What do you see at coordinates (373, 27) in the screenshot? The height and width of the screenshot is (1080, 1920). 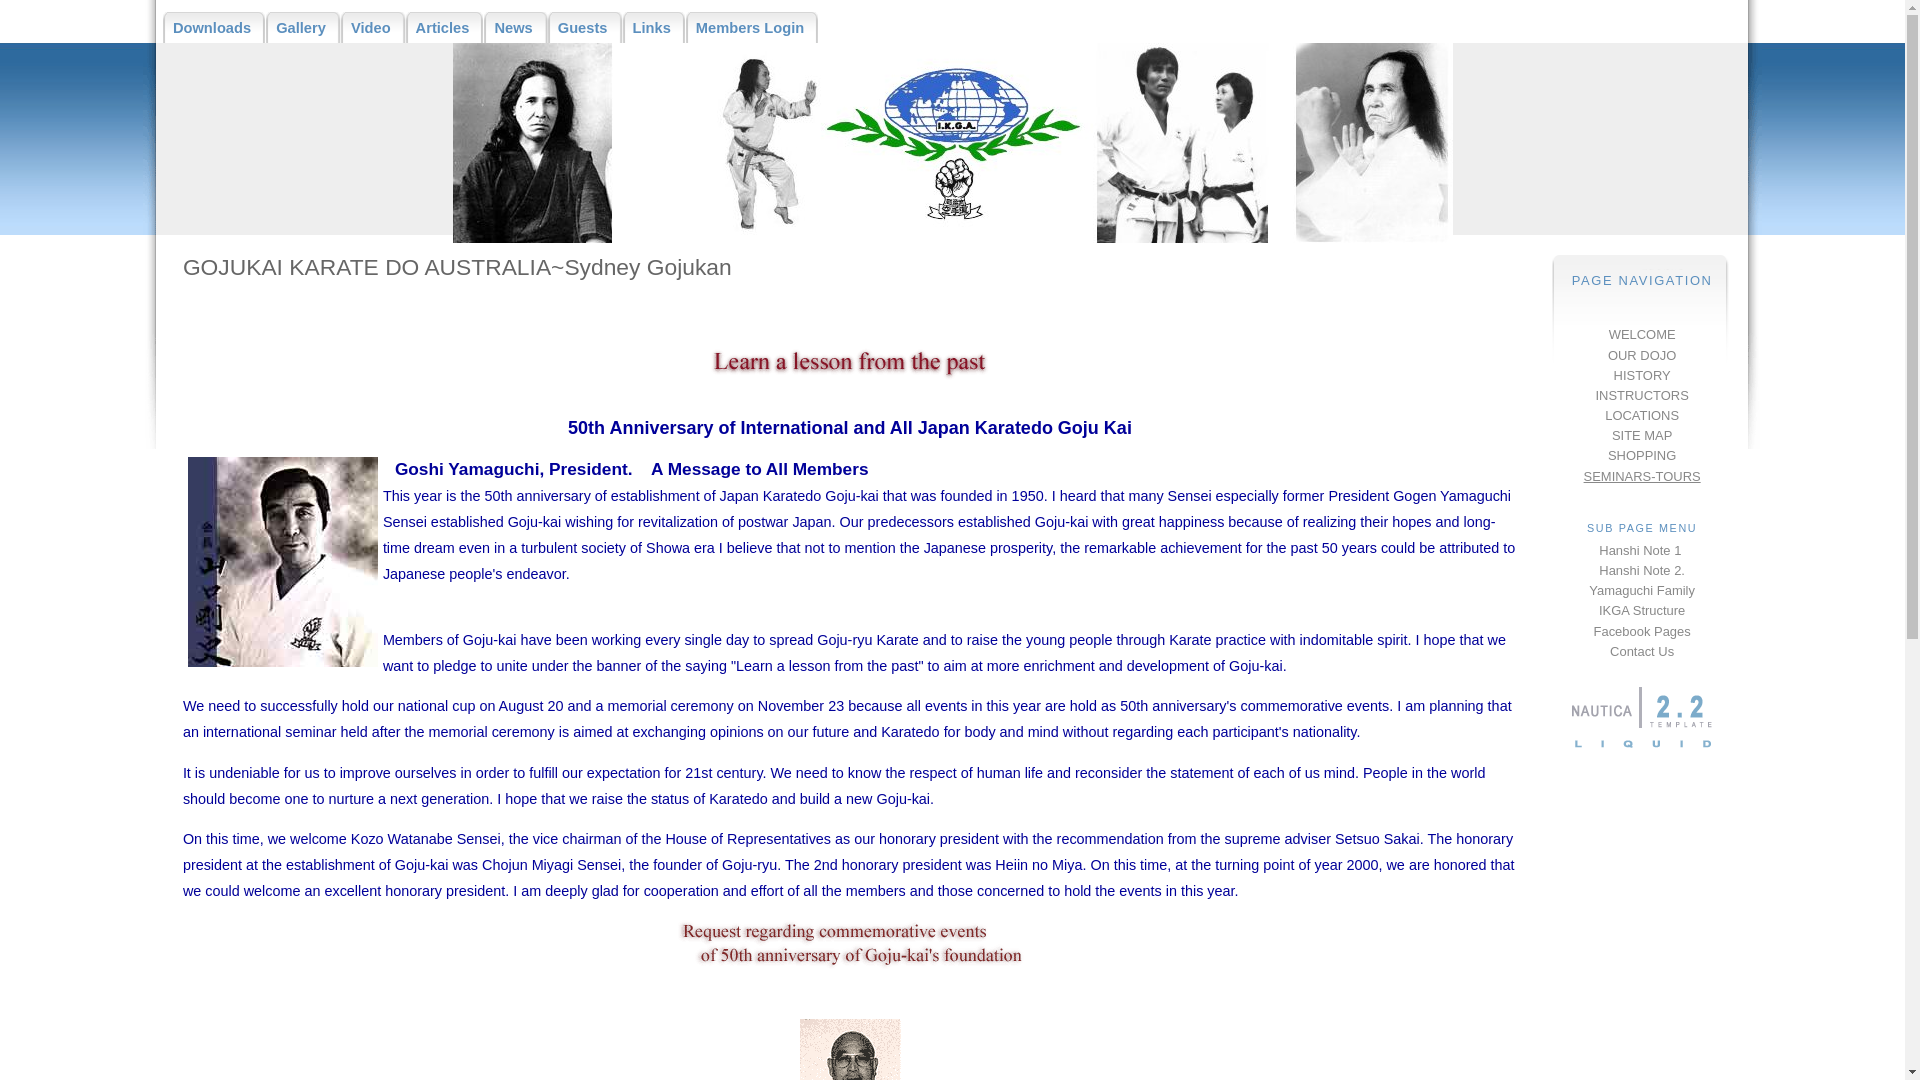 I see `'Video'` at bounding box center [373, 27].